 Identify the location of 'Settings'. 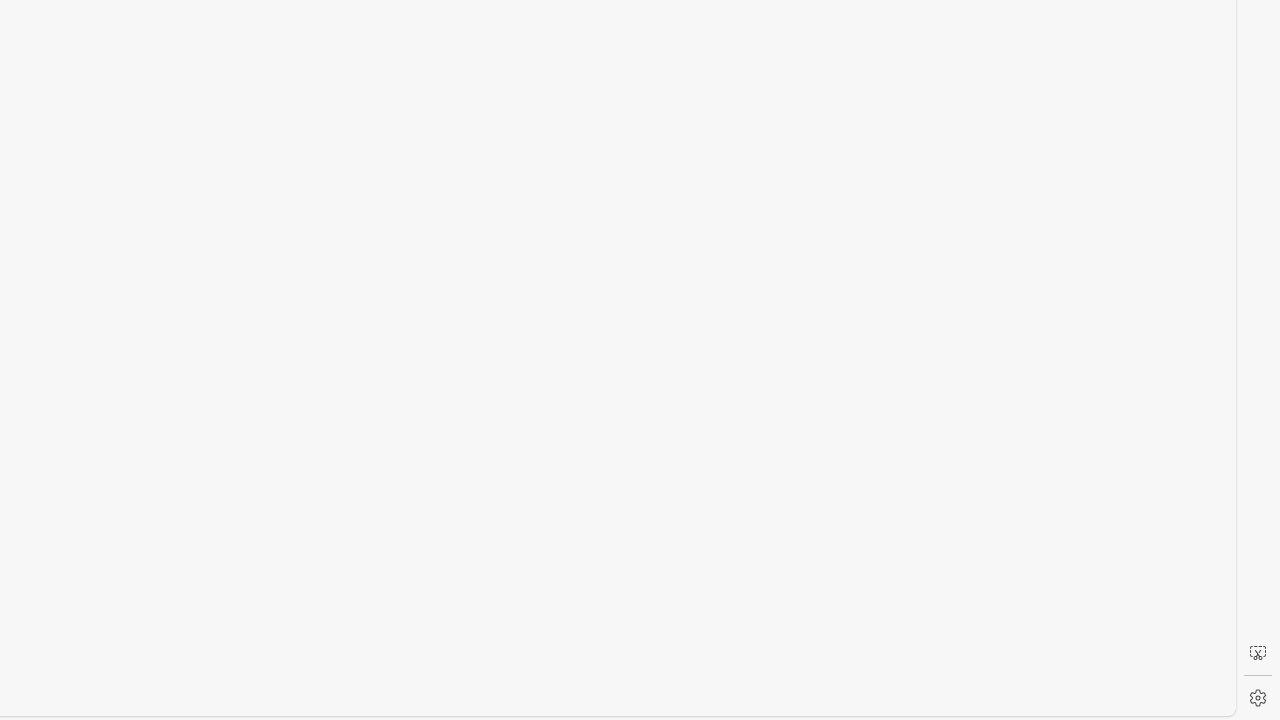
(1256, 696).